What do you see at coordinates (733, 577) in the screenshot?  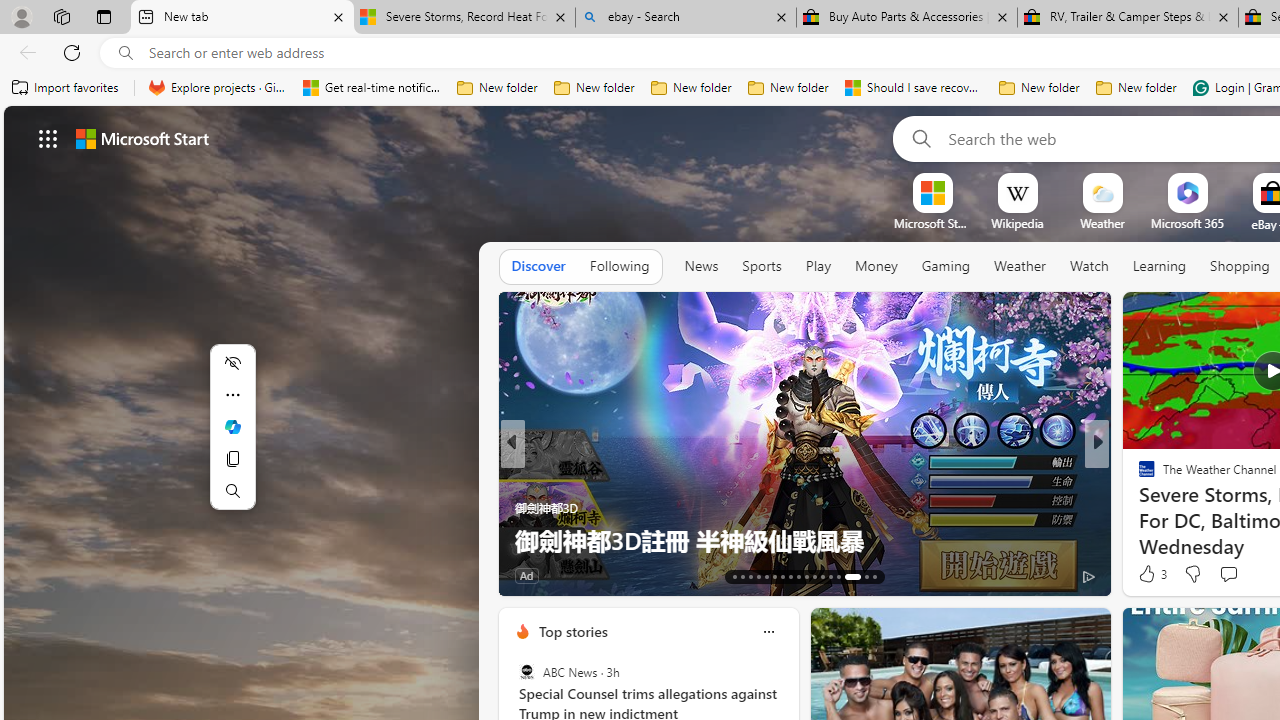 I see `'AutomationID: tab-13'` at bounding box center [733, 577].